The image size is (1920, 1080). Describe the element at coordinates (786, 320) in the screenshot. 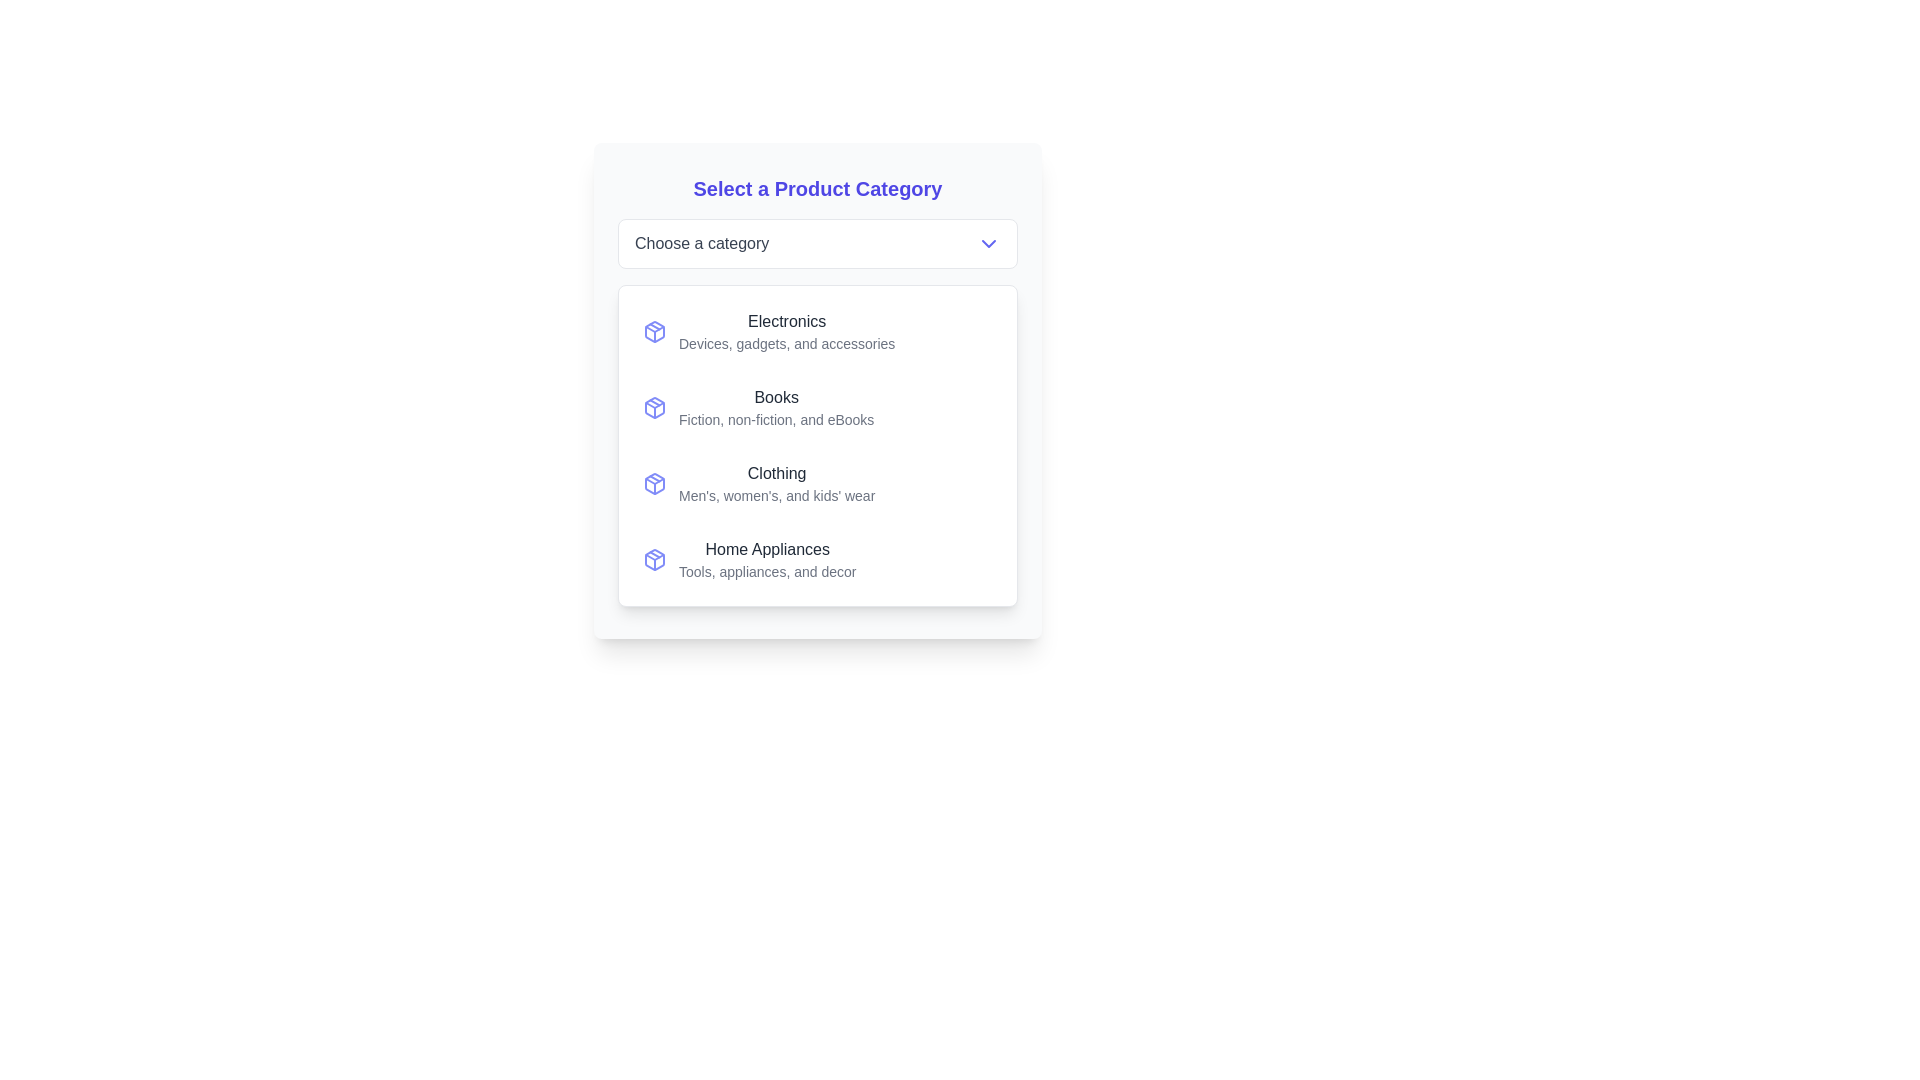

I see `the category option titled 'Electronics' located at the top of the category list by clicking on it` at that location.